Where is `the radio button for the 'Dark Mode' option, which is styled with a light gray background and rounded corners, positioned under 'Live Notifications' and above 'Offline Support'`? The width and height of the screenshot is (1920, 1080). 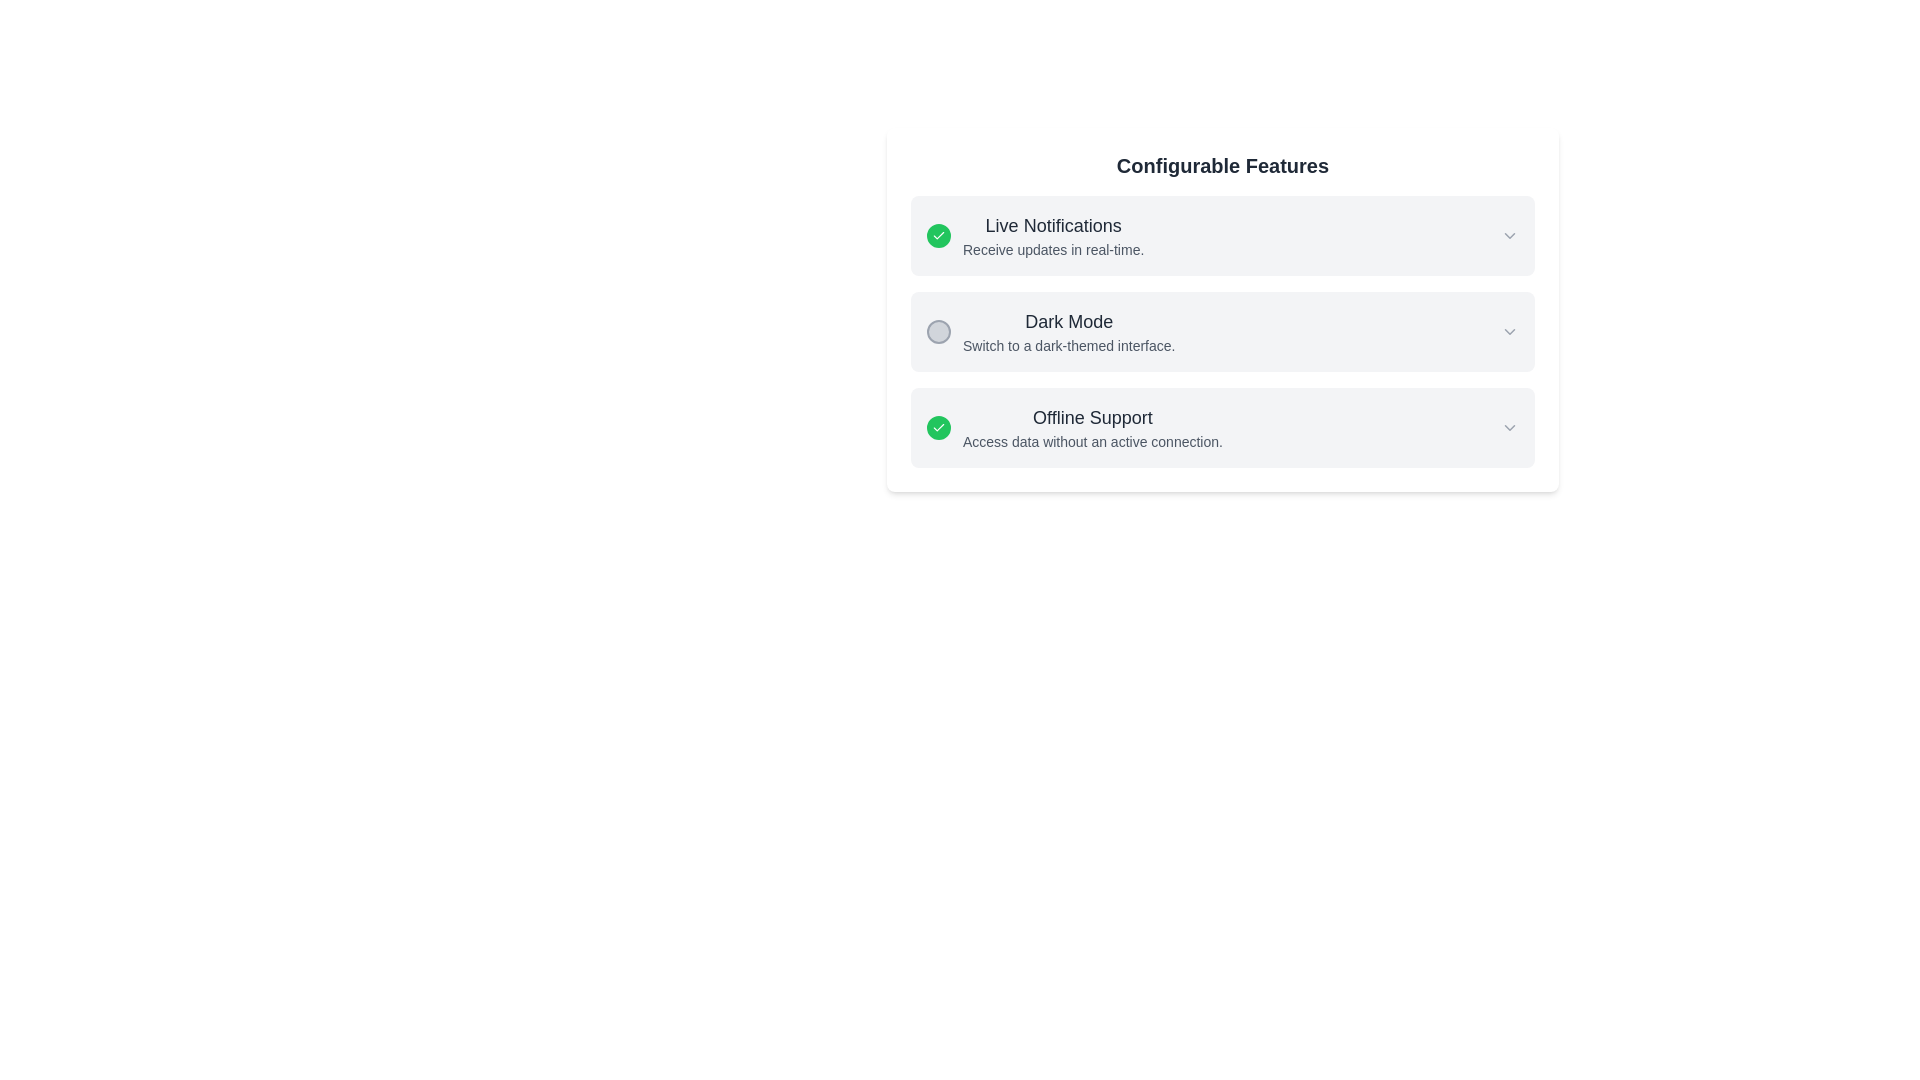
the radio button for the 'Dark Mode' option, which is styled with a light gray background and rounded corners, positioned under 'Live Notifications' and above 'Offline Support' is located at coordinates (1222, 330).